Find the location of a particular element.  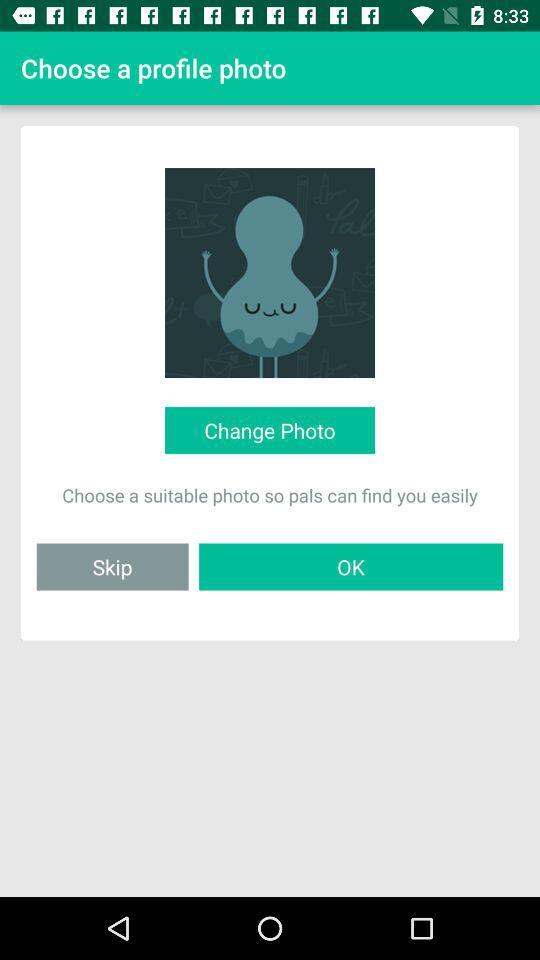

skip is located at coordinates (112, 566).